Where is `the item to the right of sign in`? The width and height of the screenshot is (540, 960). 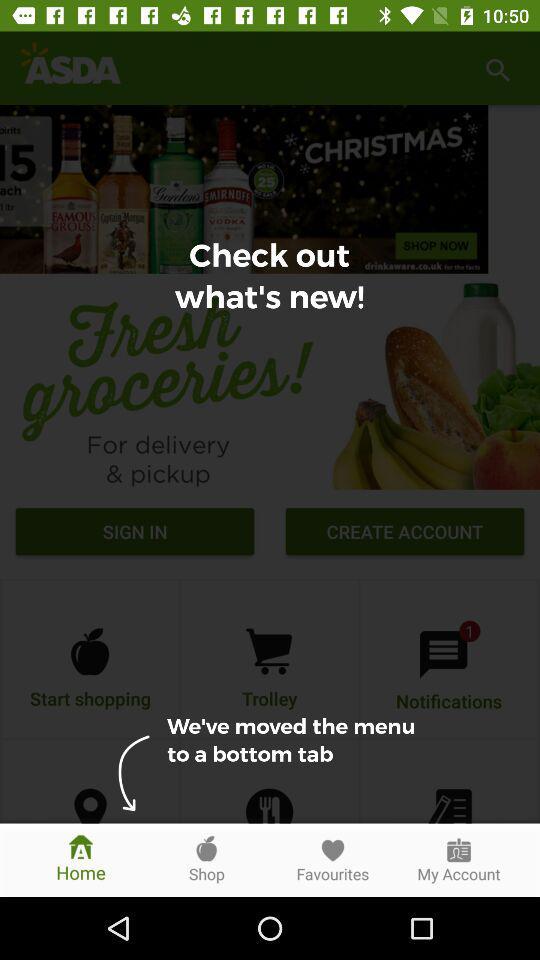 the item to the right of sign in is located at coordinates (405, 533).